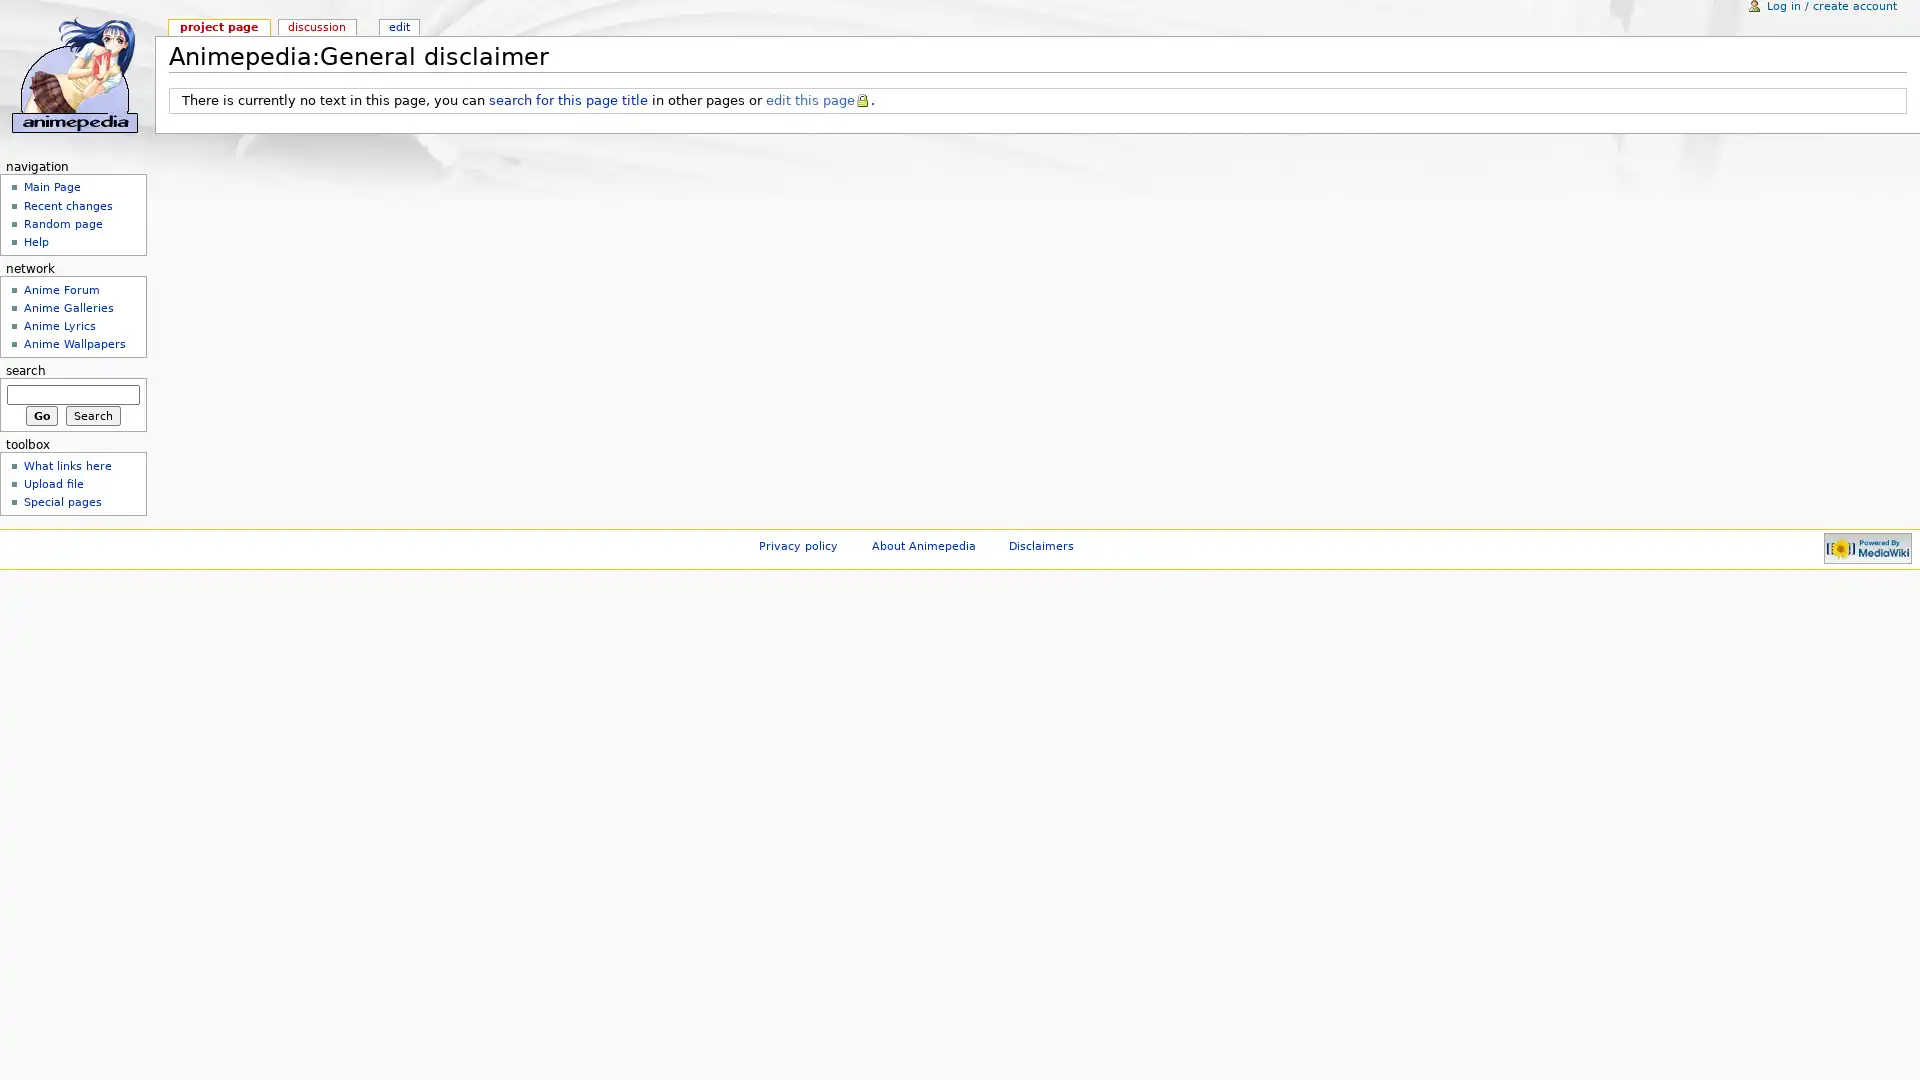 This screenshot has width=1920, height=1080. What do you see at coordinates (41, 415) in the screenshot?
I see `Go` at bounding box center [41, 415].